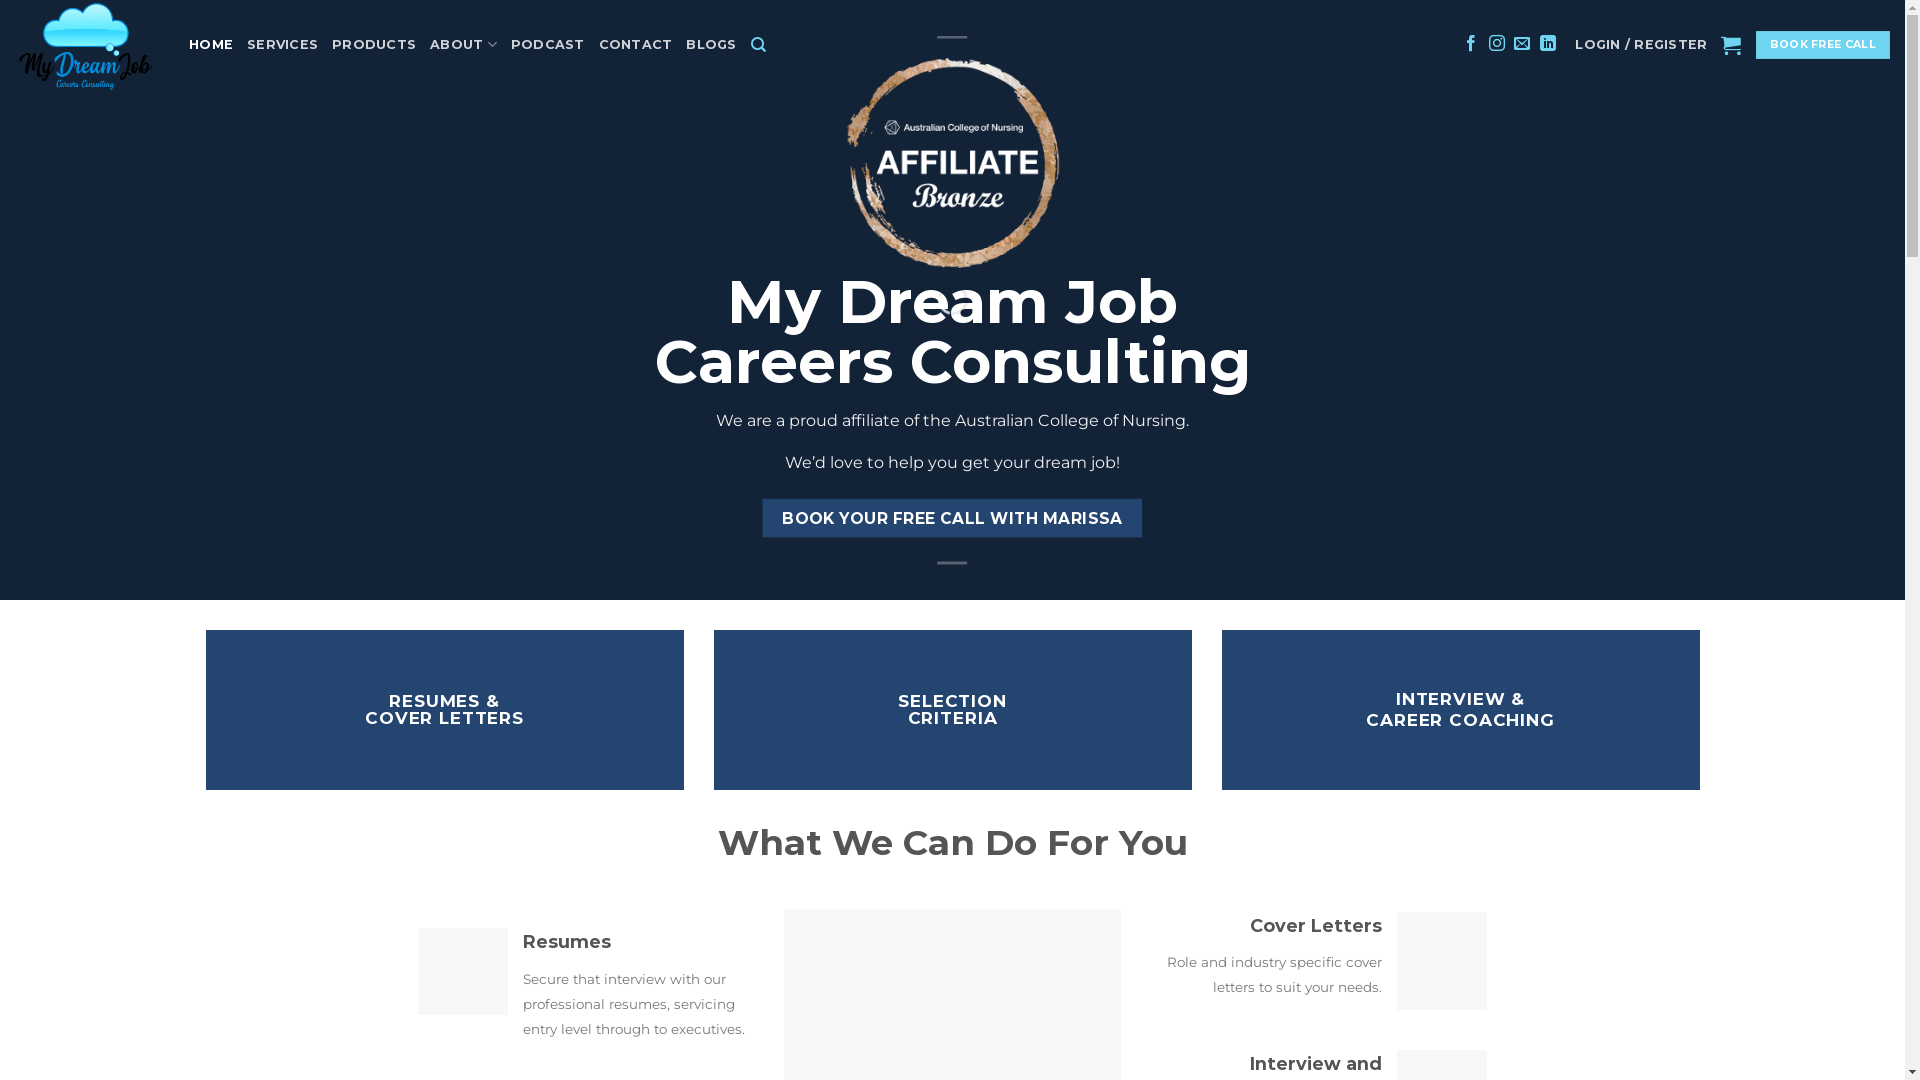 The image size is (1920, 1080). Describe the element at coordinates (710, 45) in the screenshot. I see `'BLOGS'` at that location.